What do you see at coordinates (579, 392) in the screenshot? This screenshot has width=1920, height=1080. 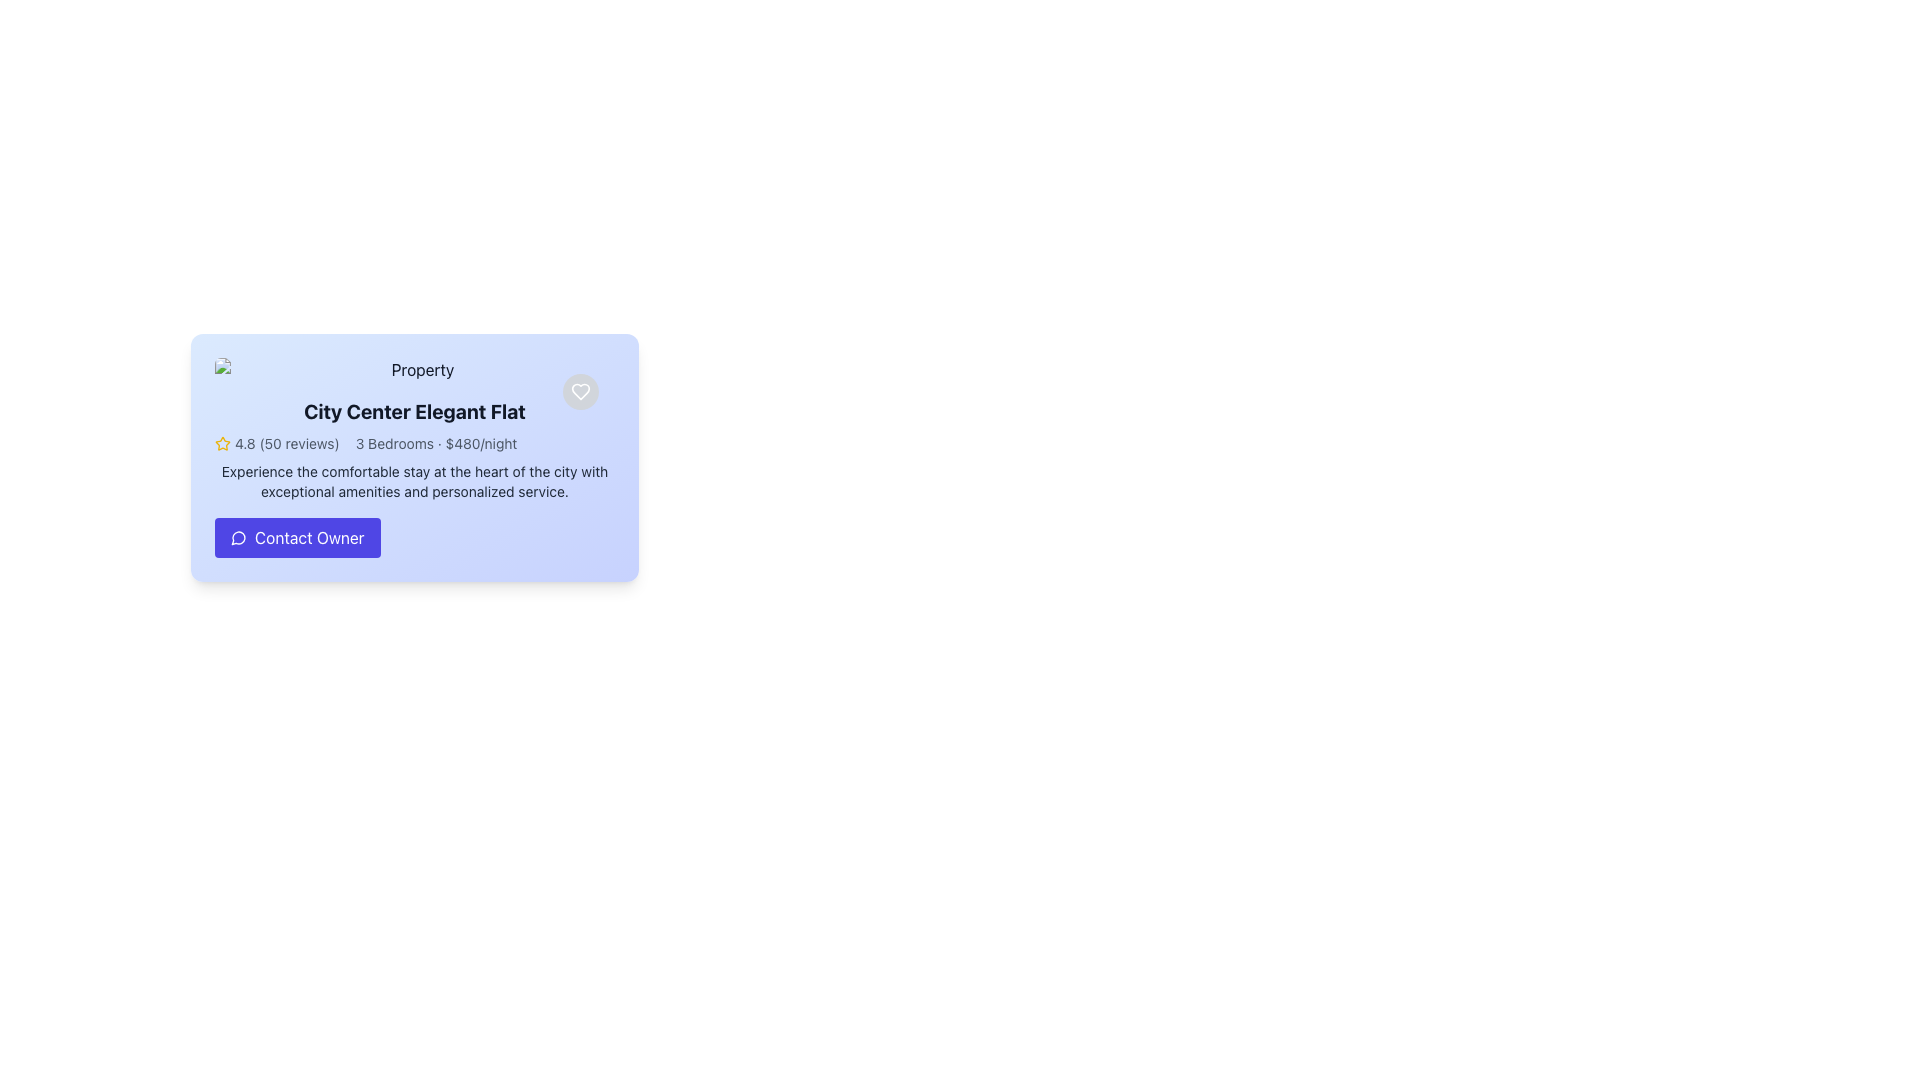 I see `the heart-shaped icon in the top-right of the property listing card to mark it as favorite` at bounding box center [579, 392].